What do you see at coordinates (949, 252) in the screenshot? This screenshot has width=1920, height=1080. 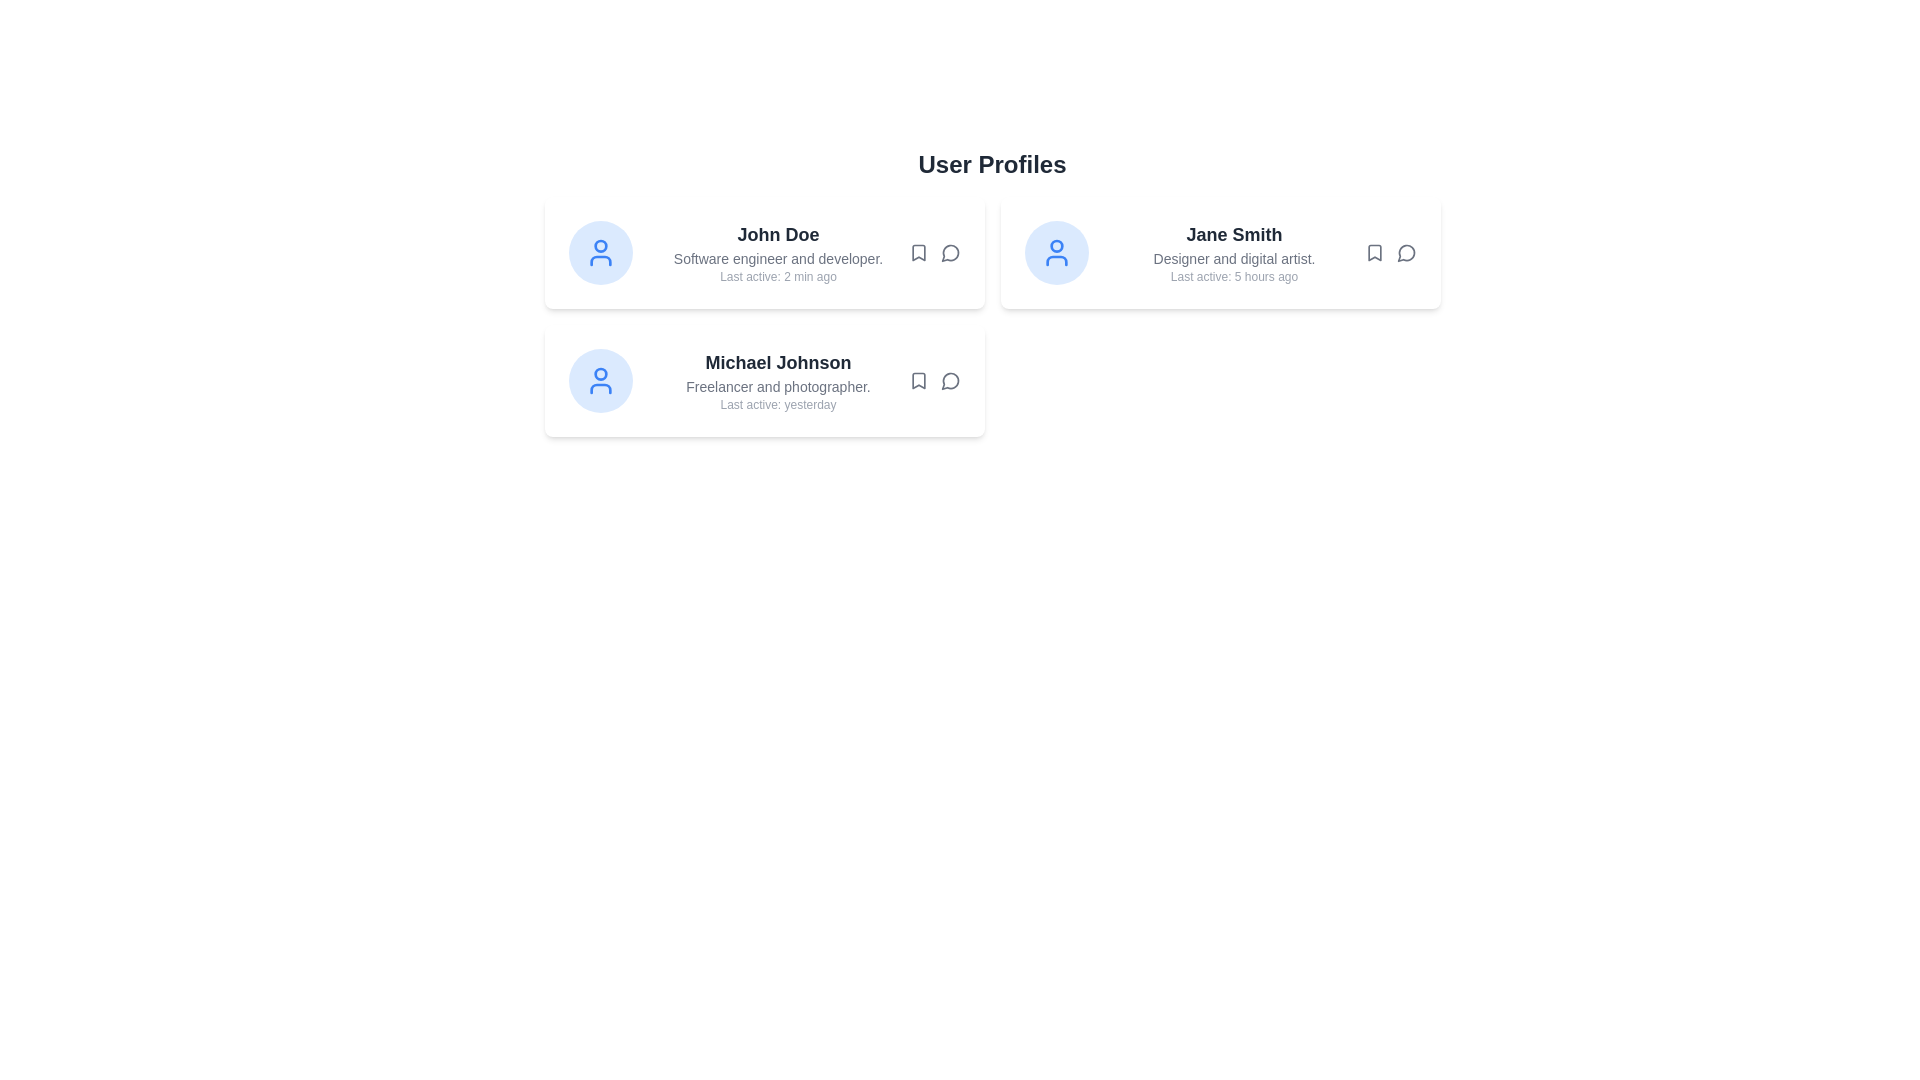 I see `the speech bubble icon located` at bounding box center [949, 252].